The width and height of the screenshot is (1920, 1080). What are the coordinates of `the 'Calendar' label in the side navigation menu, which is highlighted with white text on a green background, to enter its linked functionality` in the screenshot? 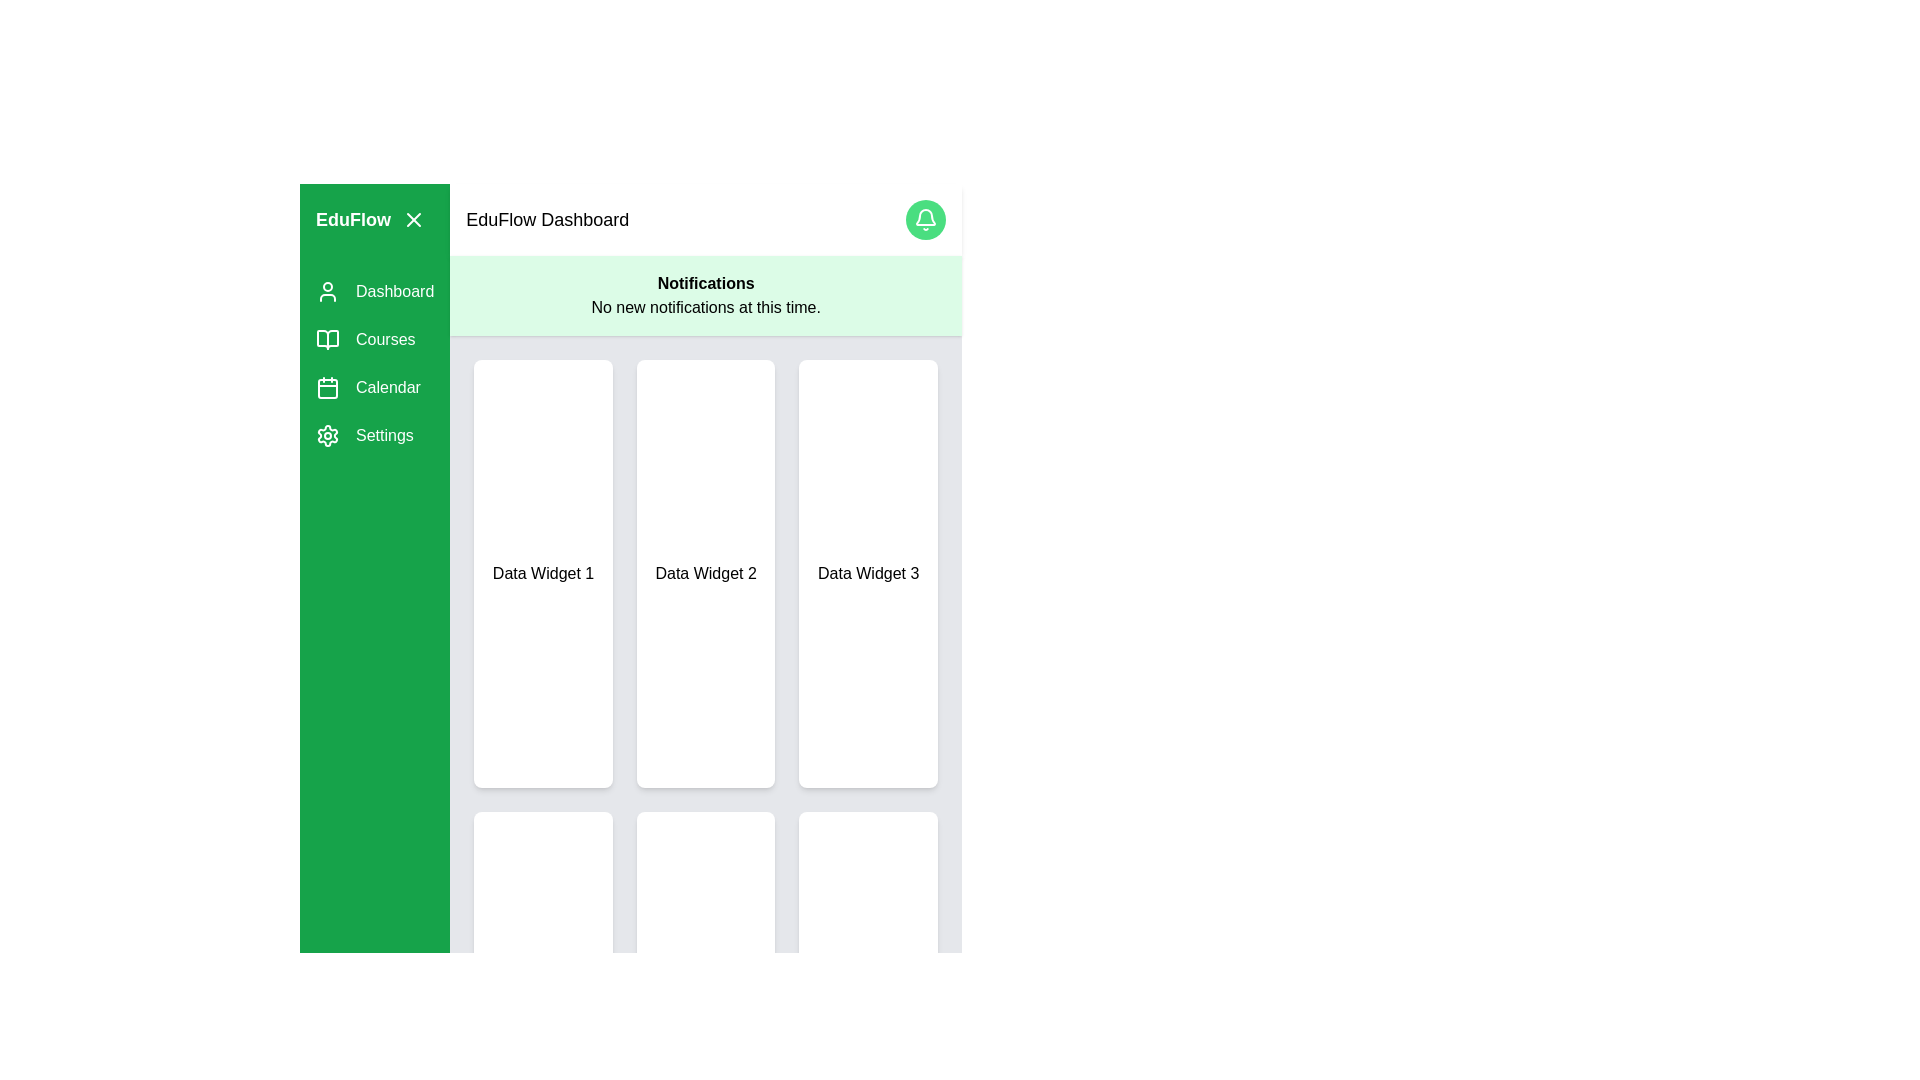 It's located at (388, 388).